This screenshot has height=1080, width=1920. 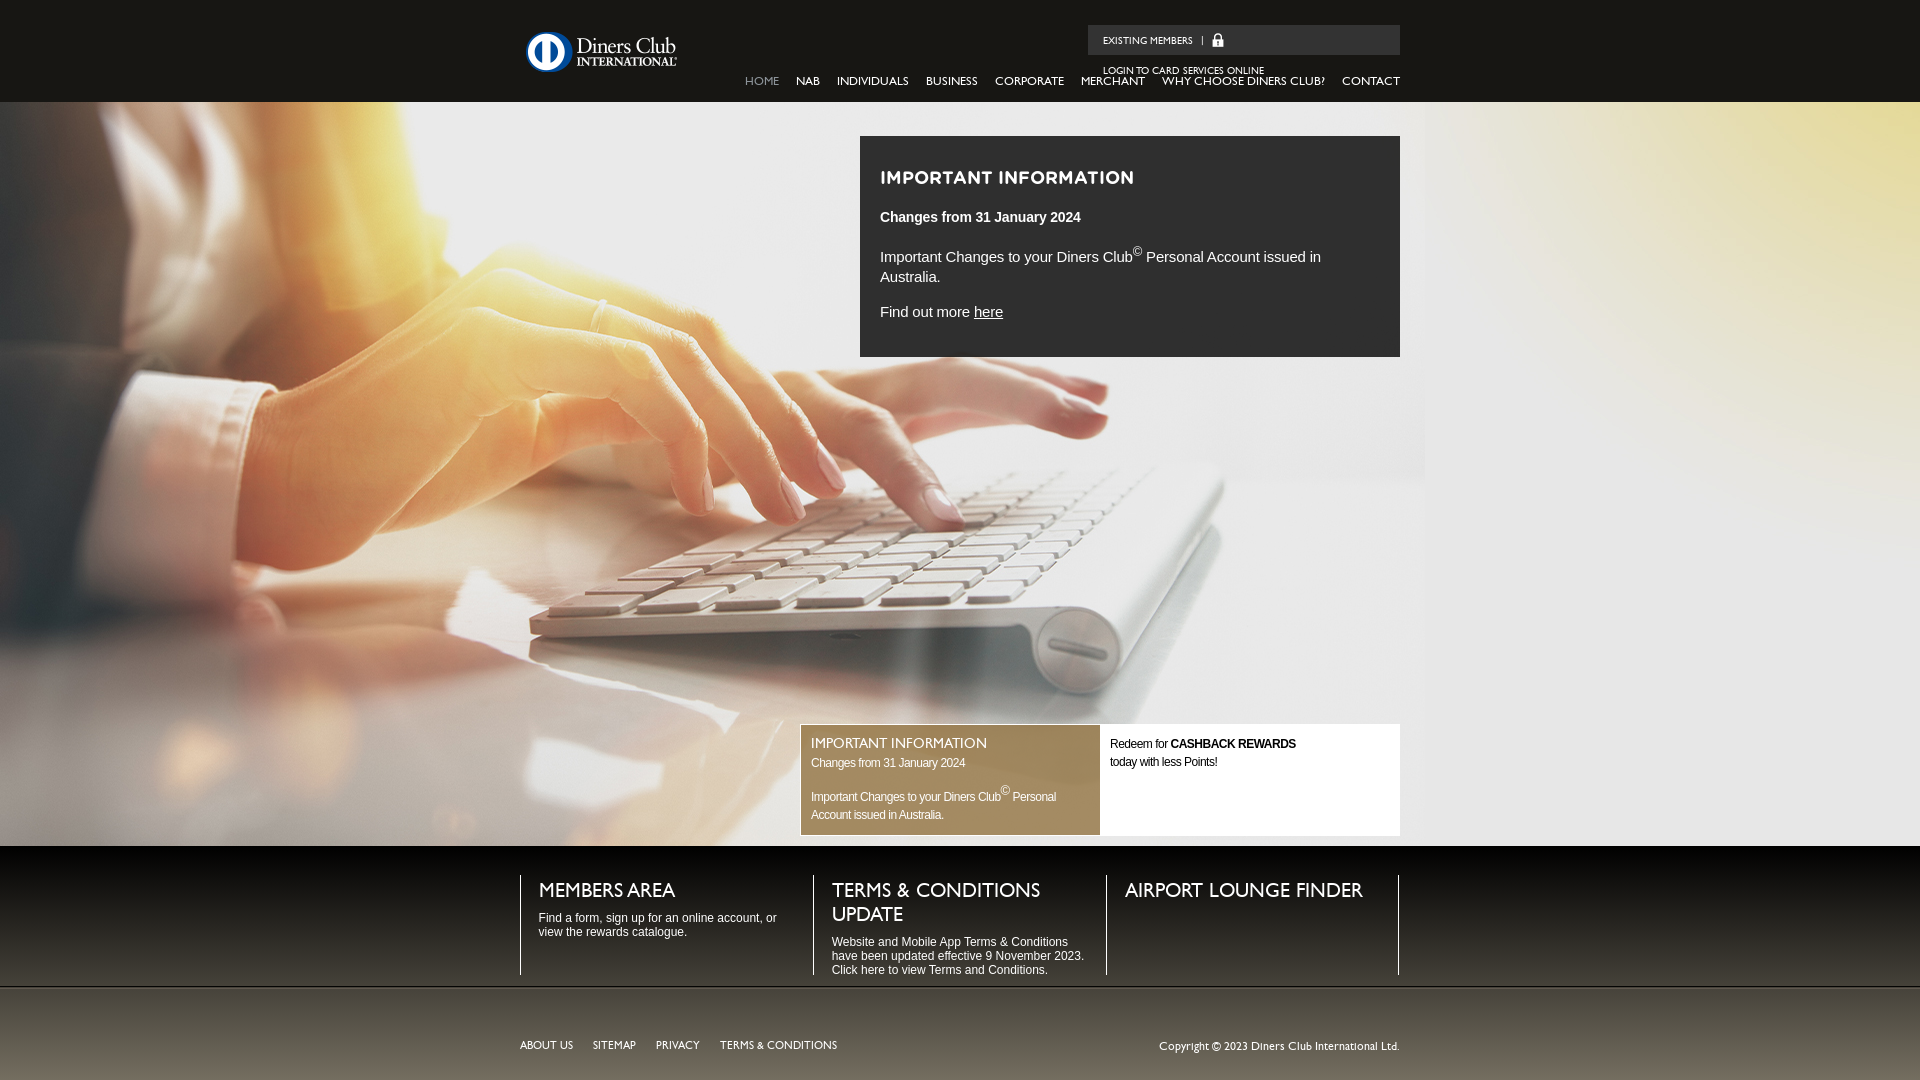 I want to click on 'LOGIN TO CARD SERVICES ONLINE', so click(x=1101, y=69).